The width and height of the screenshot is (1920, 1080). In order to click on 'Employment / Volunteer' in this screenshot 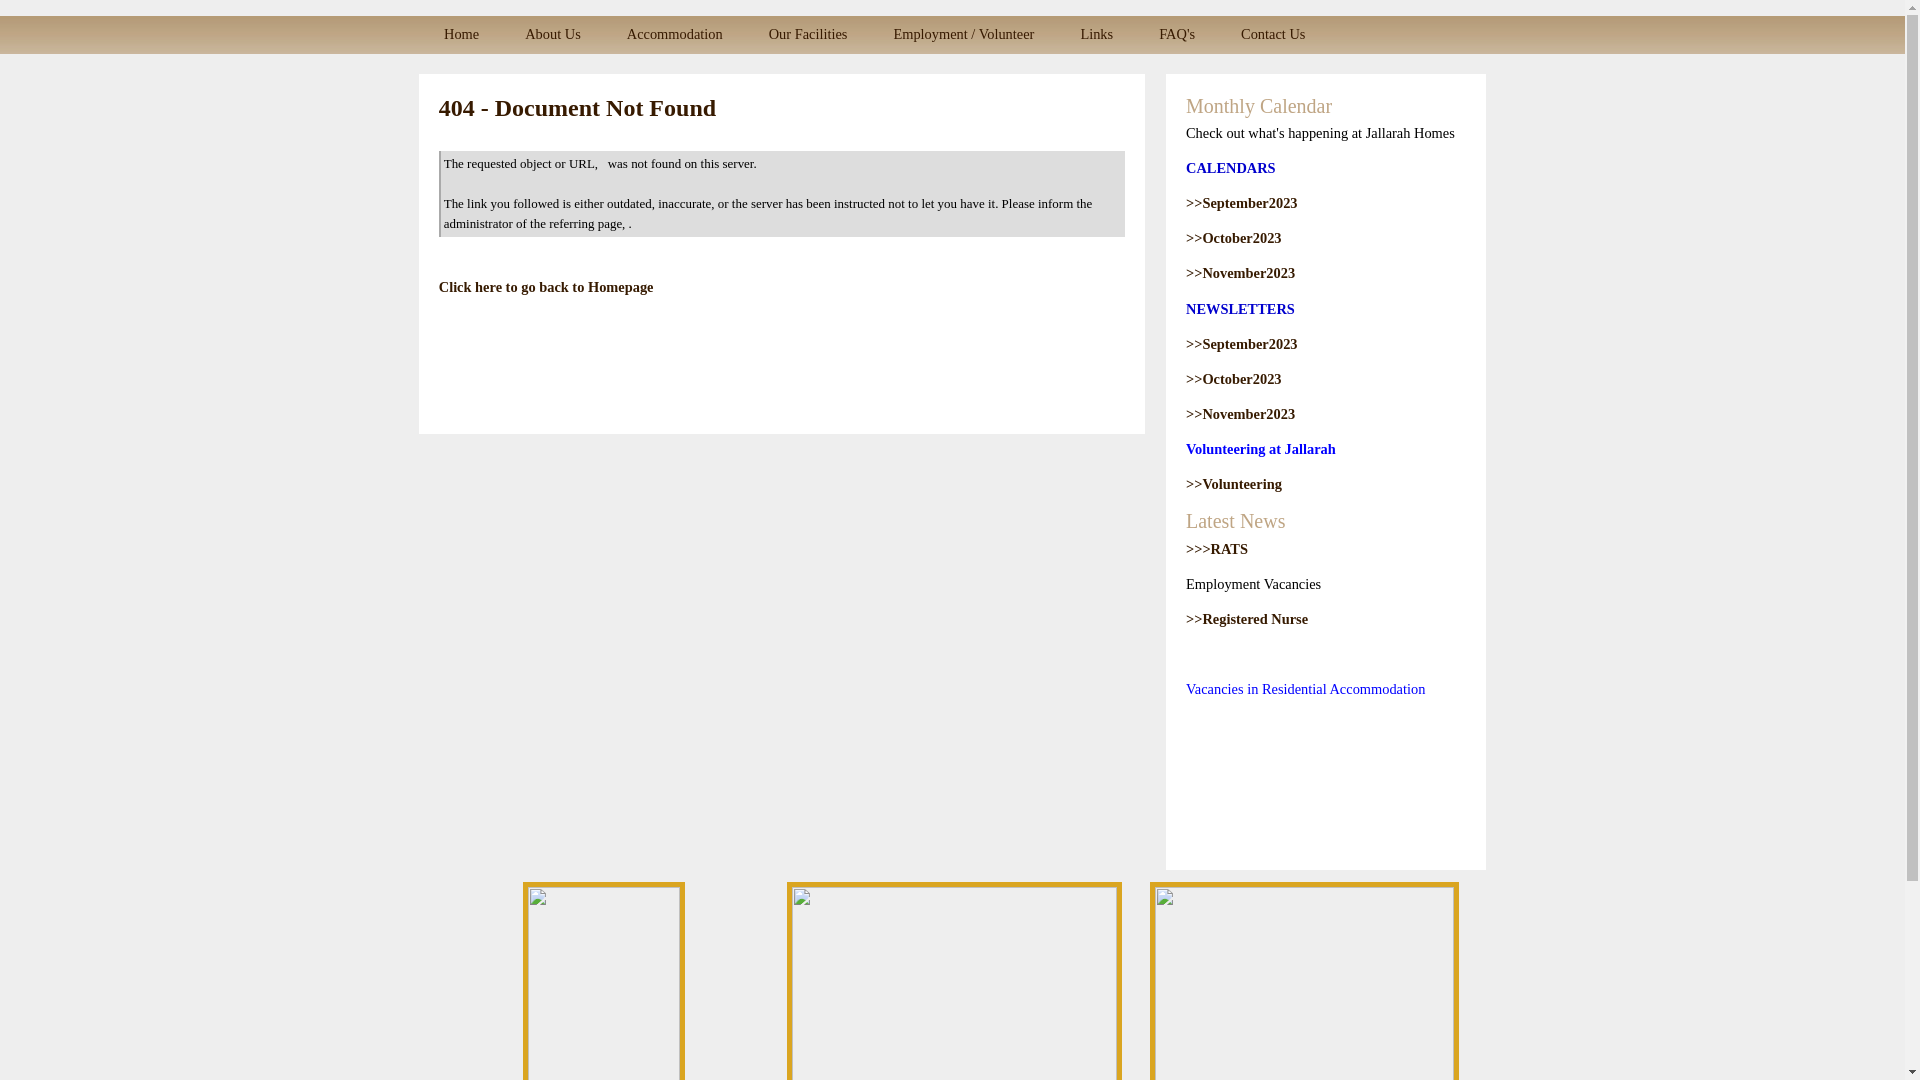, I will do `click(963, 34)`.